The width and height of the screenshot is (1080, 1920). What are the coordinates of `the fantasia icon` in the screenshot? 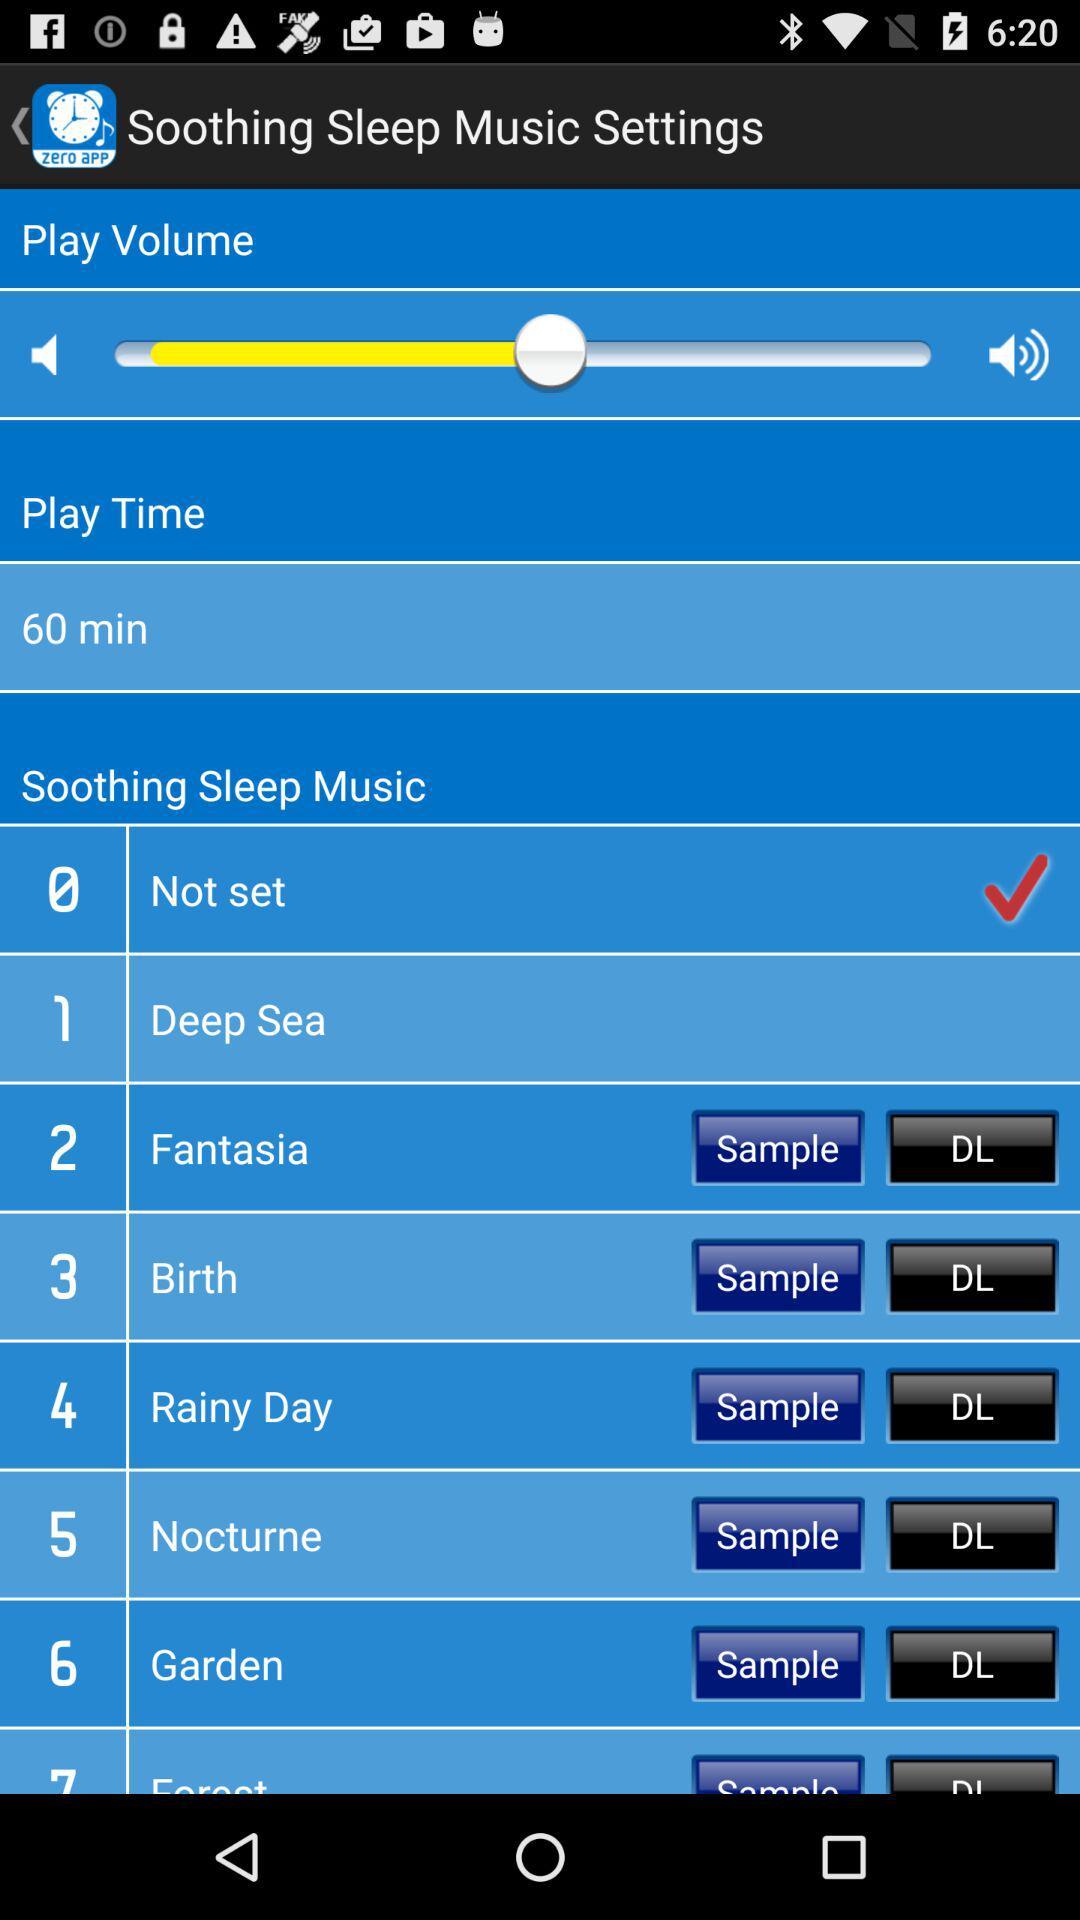 It's located at (409, 1147).